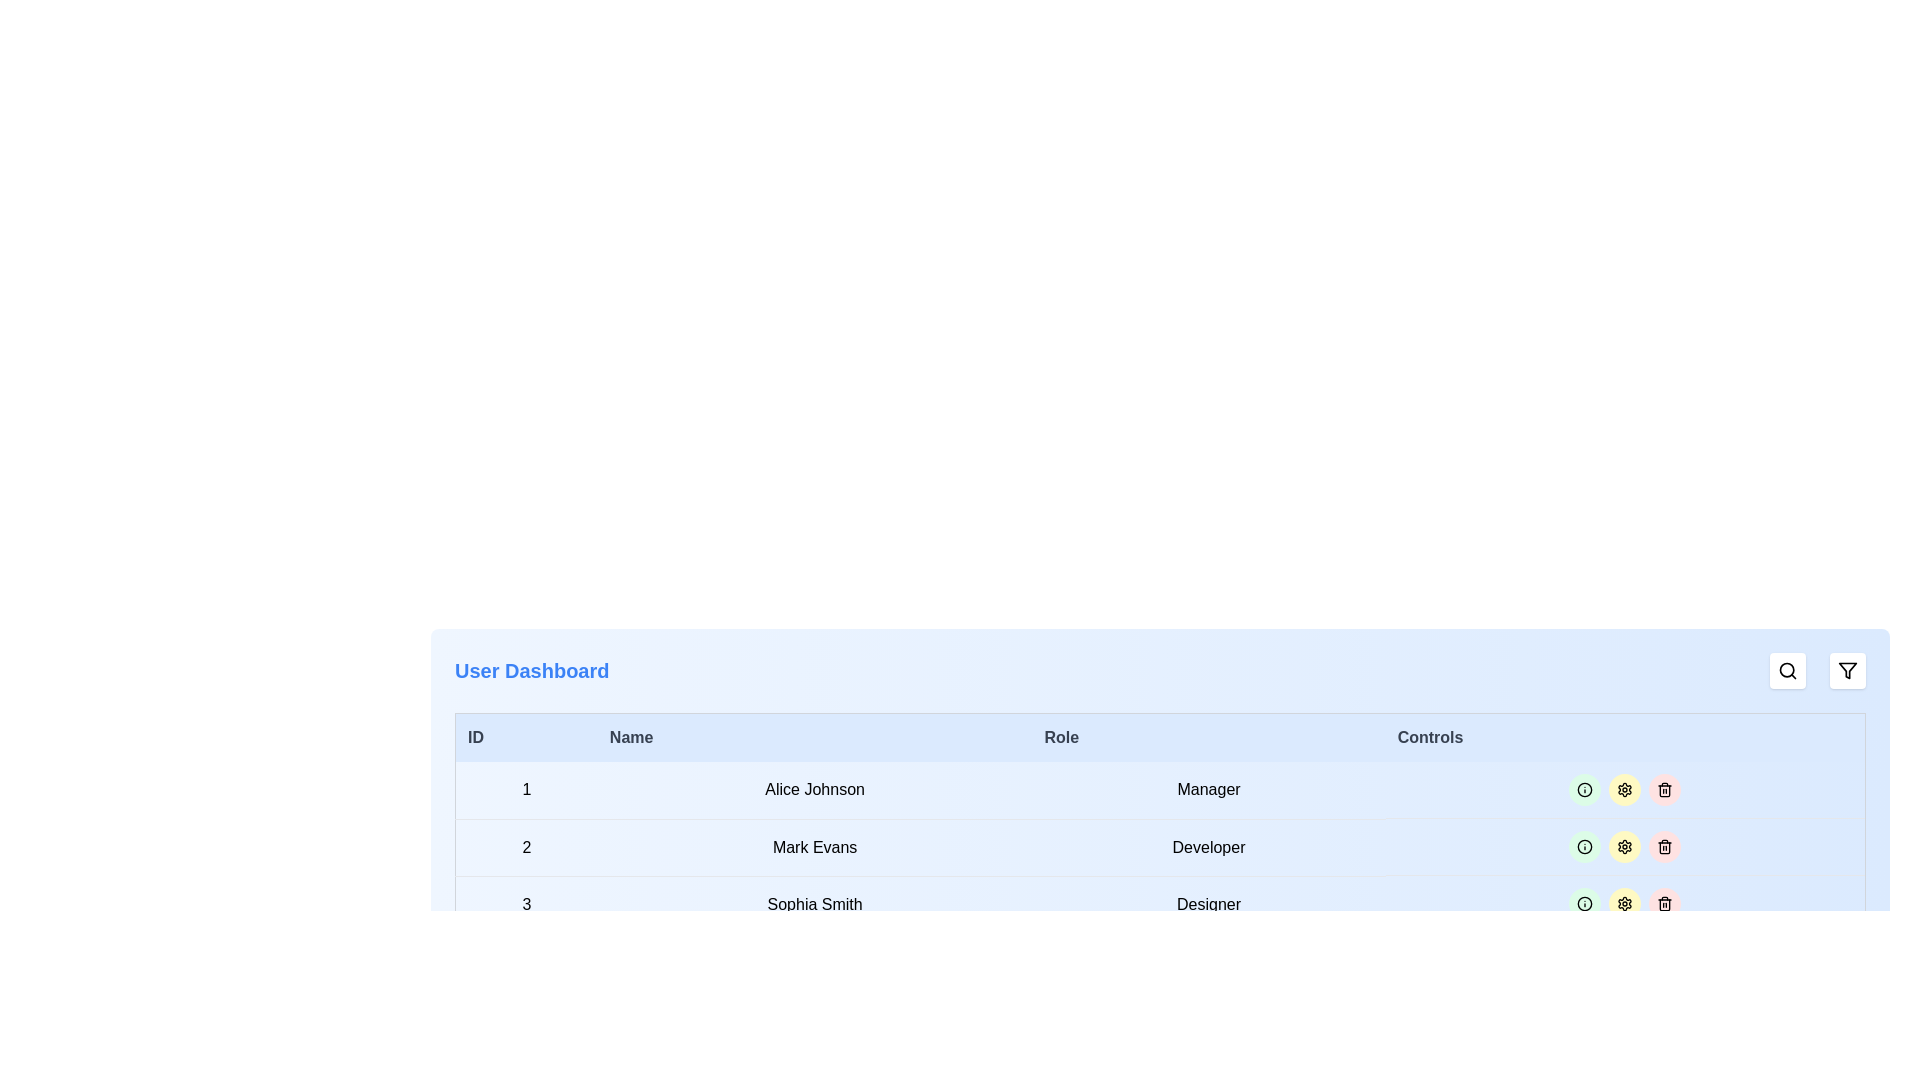 This screenshot has height=1080, width=1920. What do you see at coordinates (1160, 789) in the screenshot?
I see `to select the first row in the user management table, which contains user ID, full name, and role information, and includes controls for managing user details` at bounding box center [1160, 789].